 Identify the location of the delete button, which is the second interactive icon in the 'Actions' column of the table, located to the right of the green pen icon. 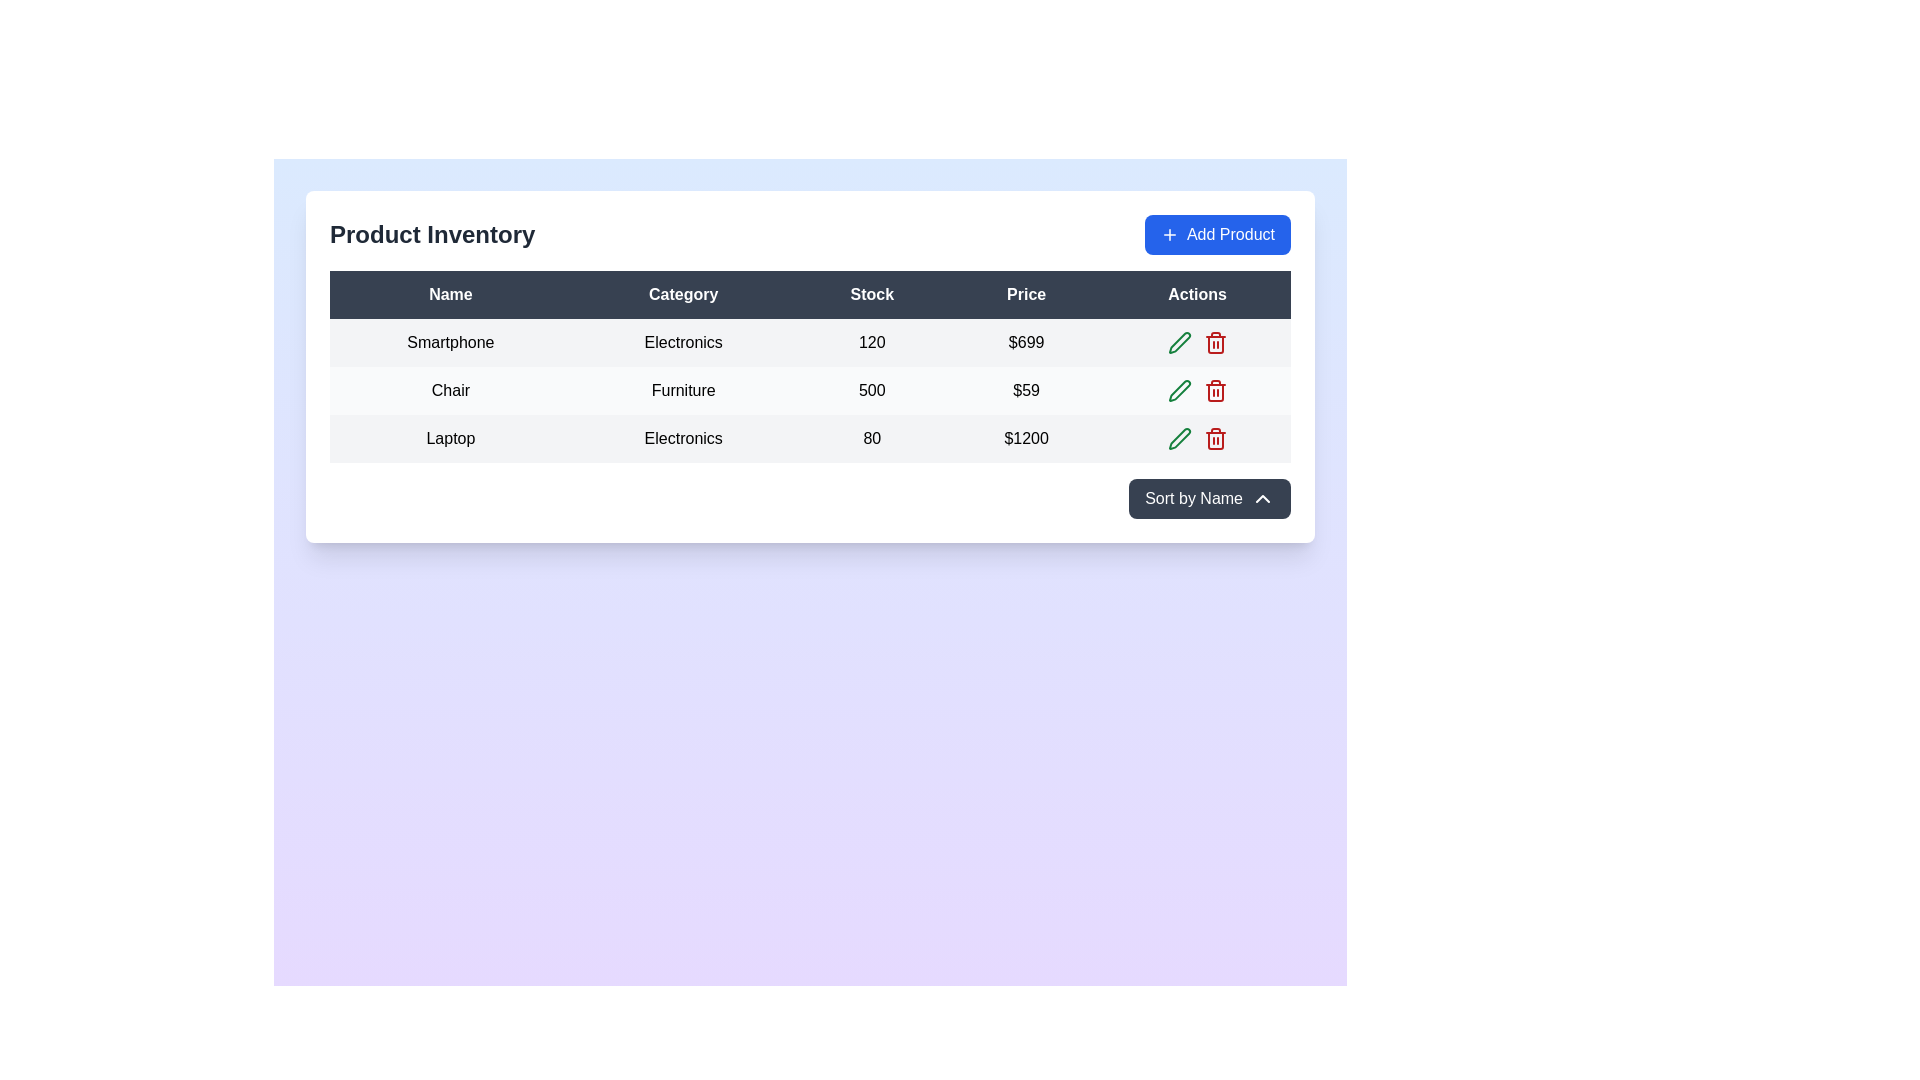
(1214, 438).